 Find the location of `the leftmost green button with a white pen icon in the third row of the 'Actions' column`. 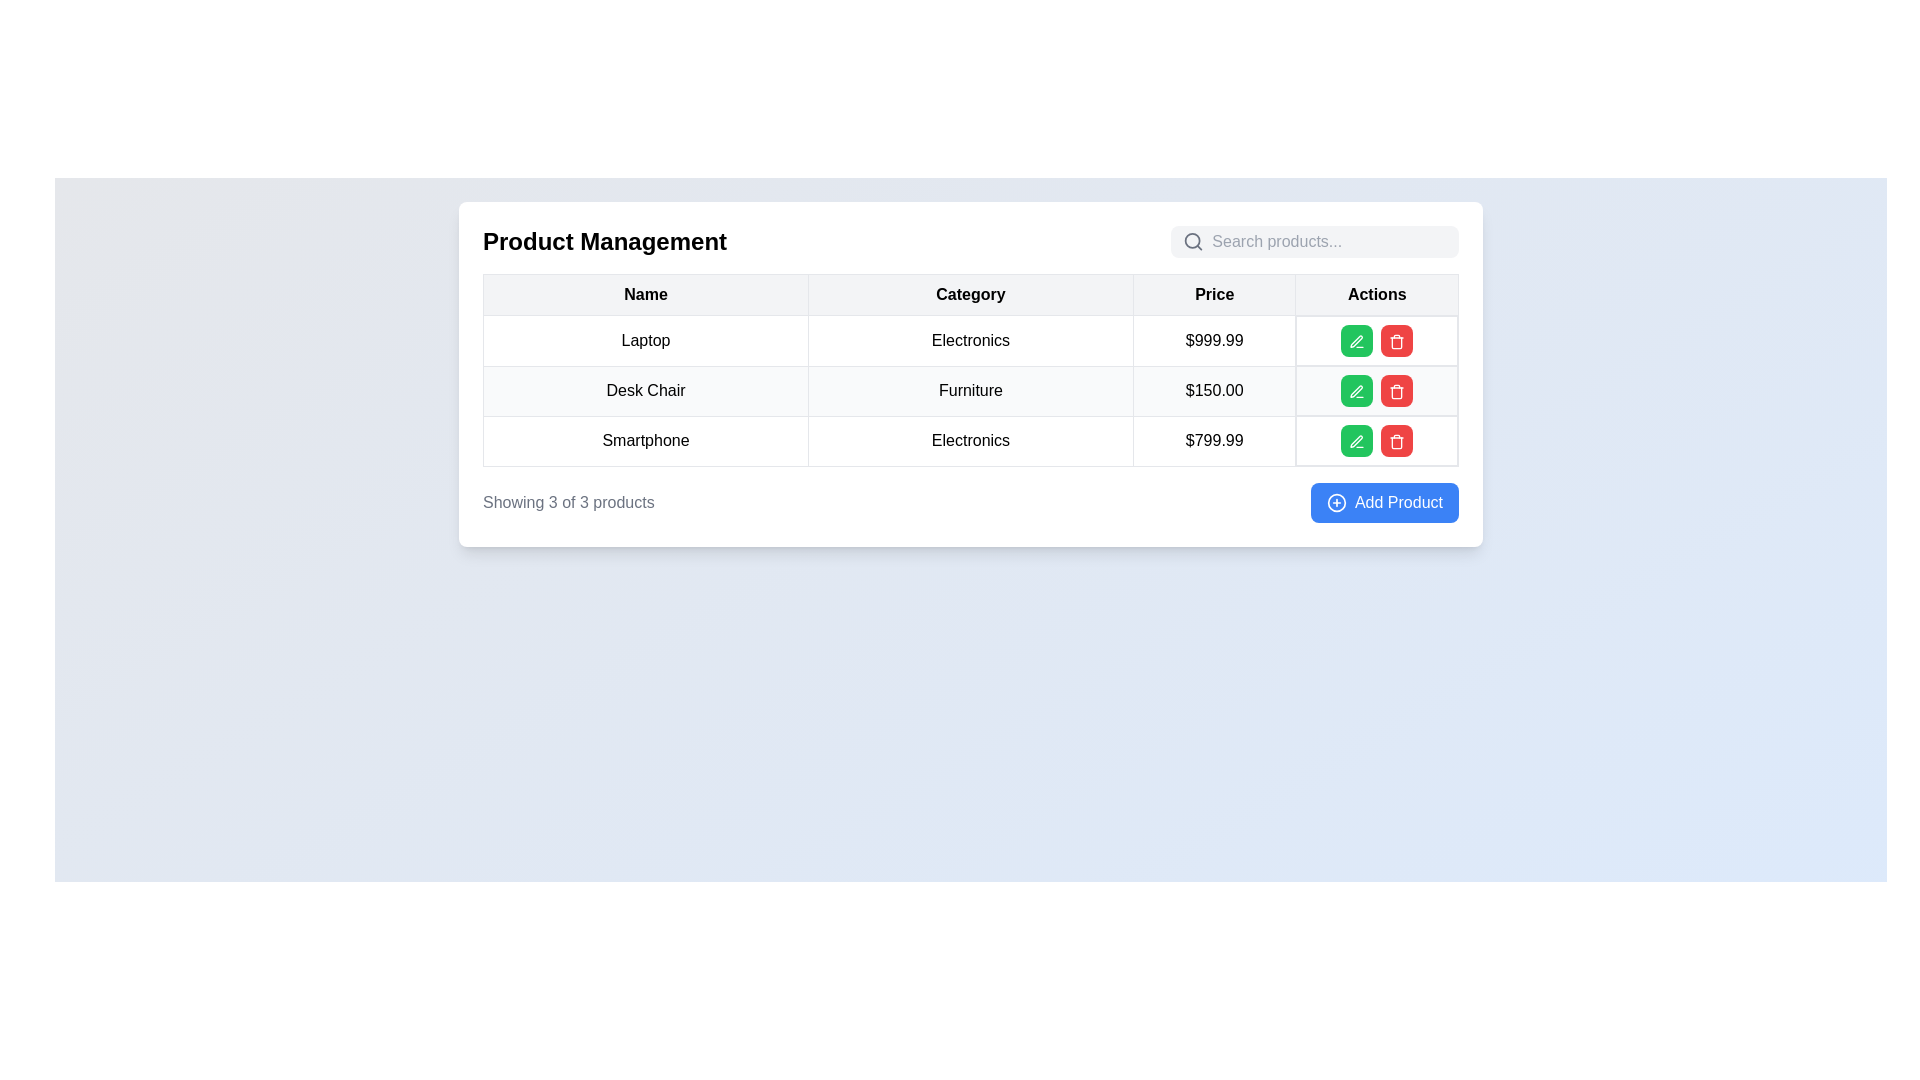

the leftmost green button with a white pen icon in the third row of the 'Actions' column is located at coordinates (1357, 390).